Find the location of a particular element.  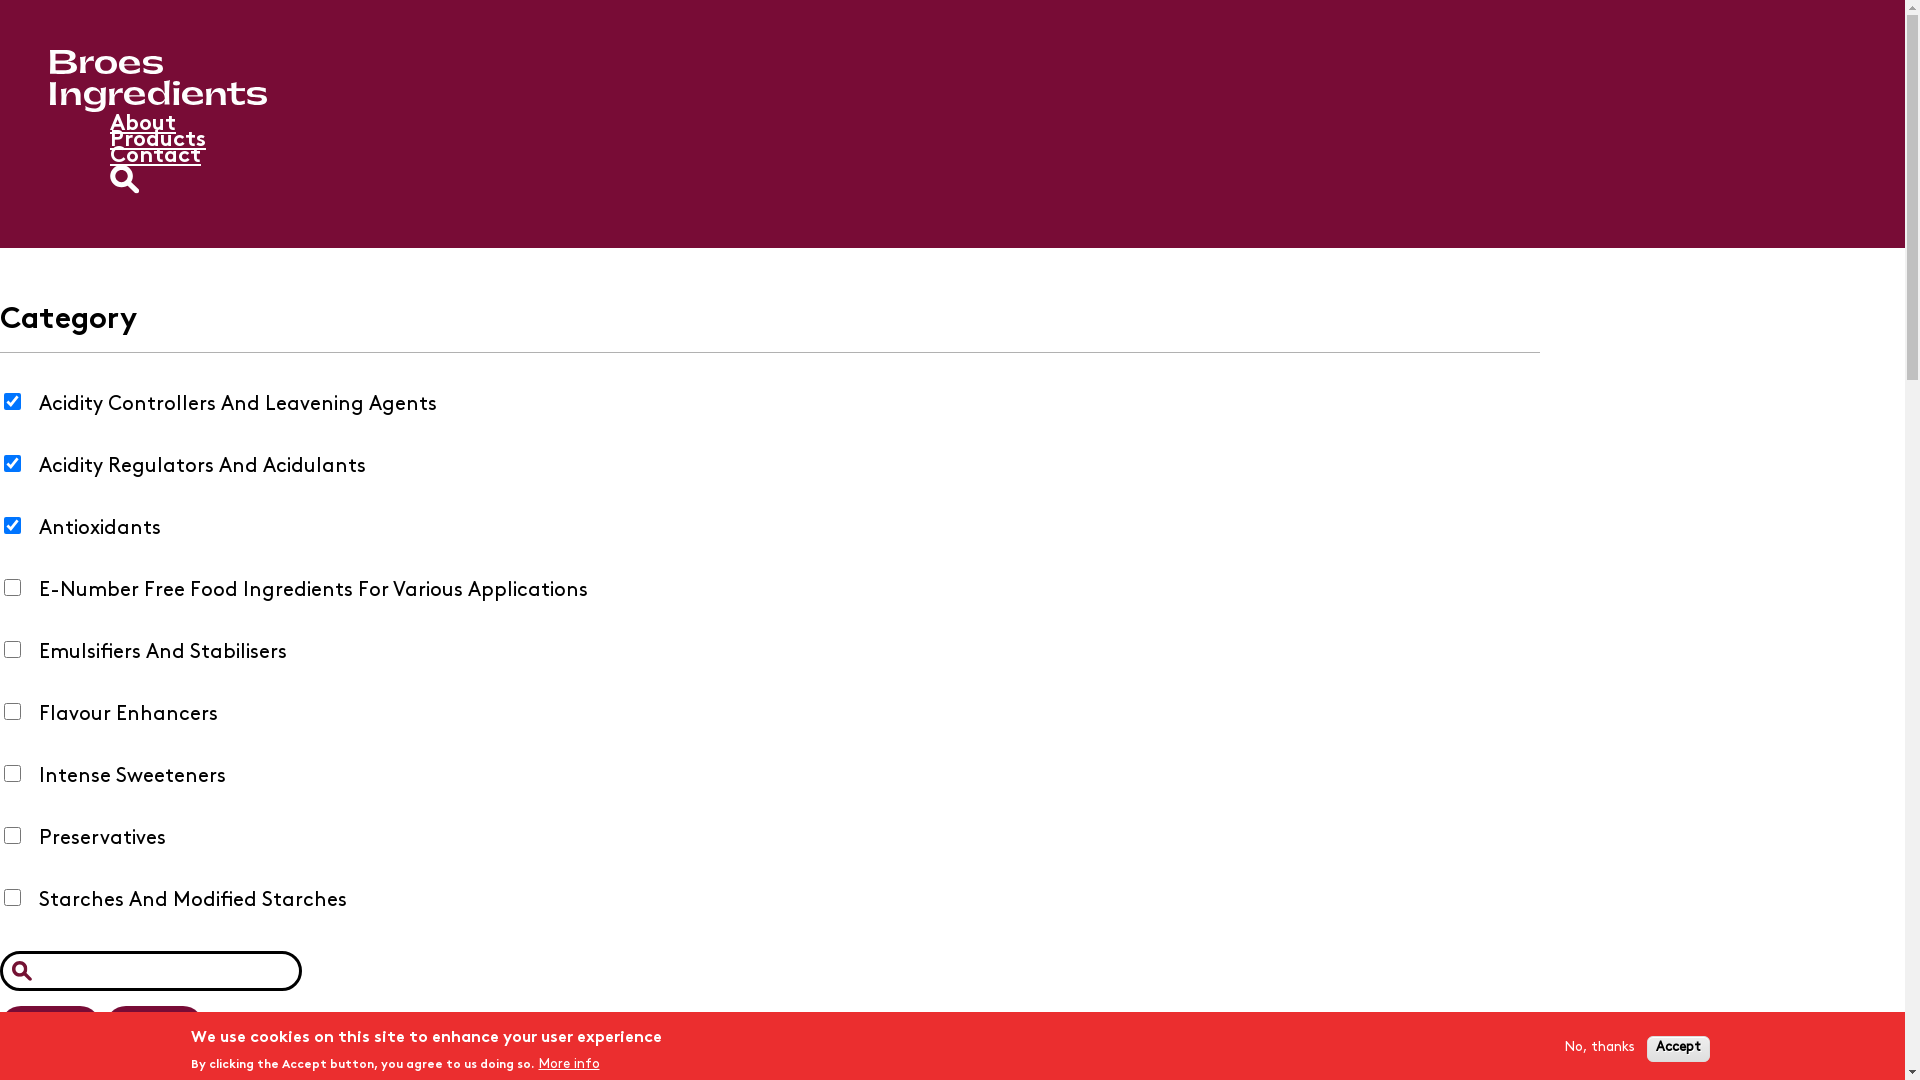

'More info' is located at coordinates (567, 1063).